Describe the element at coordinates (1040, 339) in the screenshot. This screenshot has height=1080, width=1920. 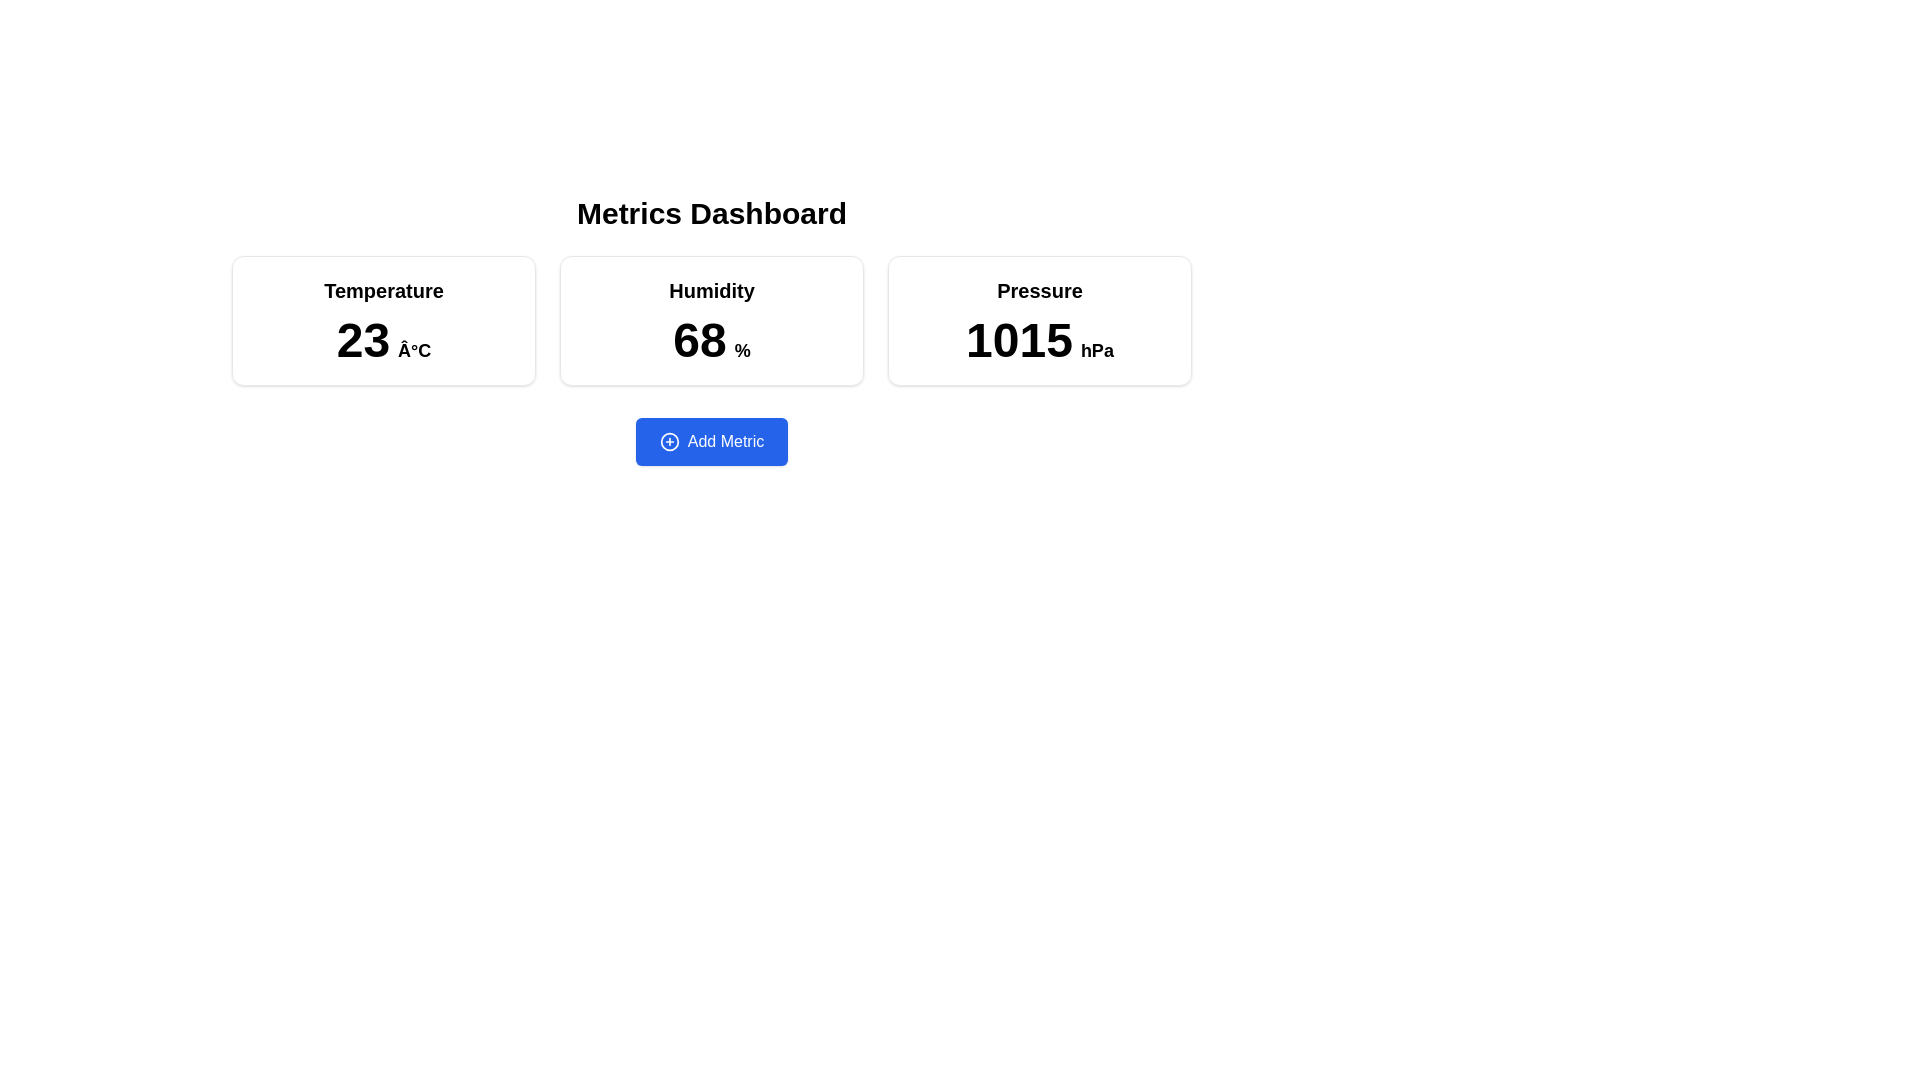
I see `text content of the Text Label displaying the current pressure value in hectopascals (hPa) located at the center of the third card on the metrics dashboard` at that location.